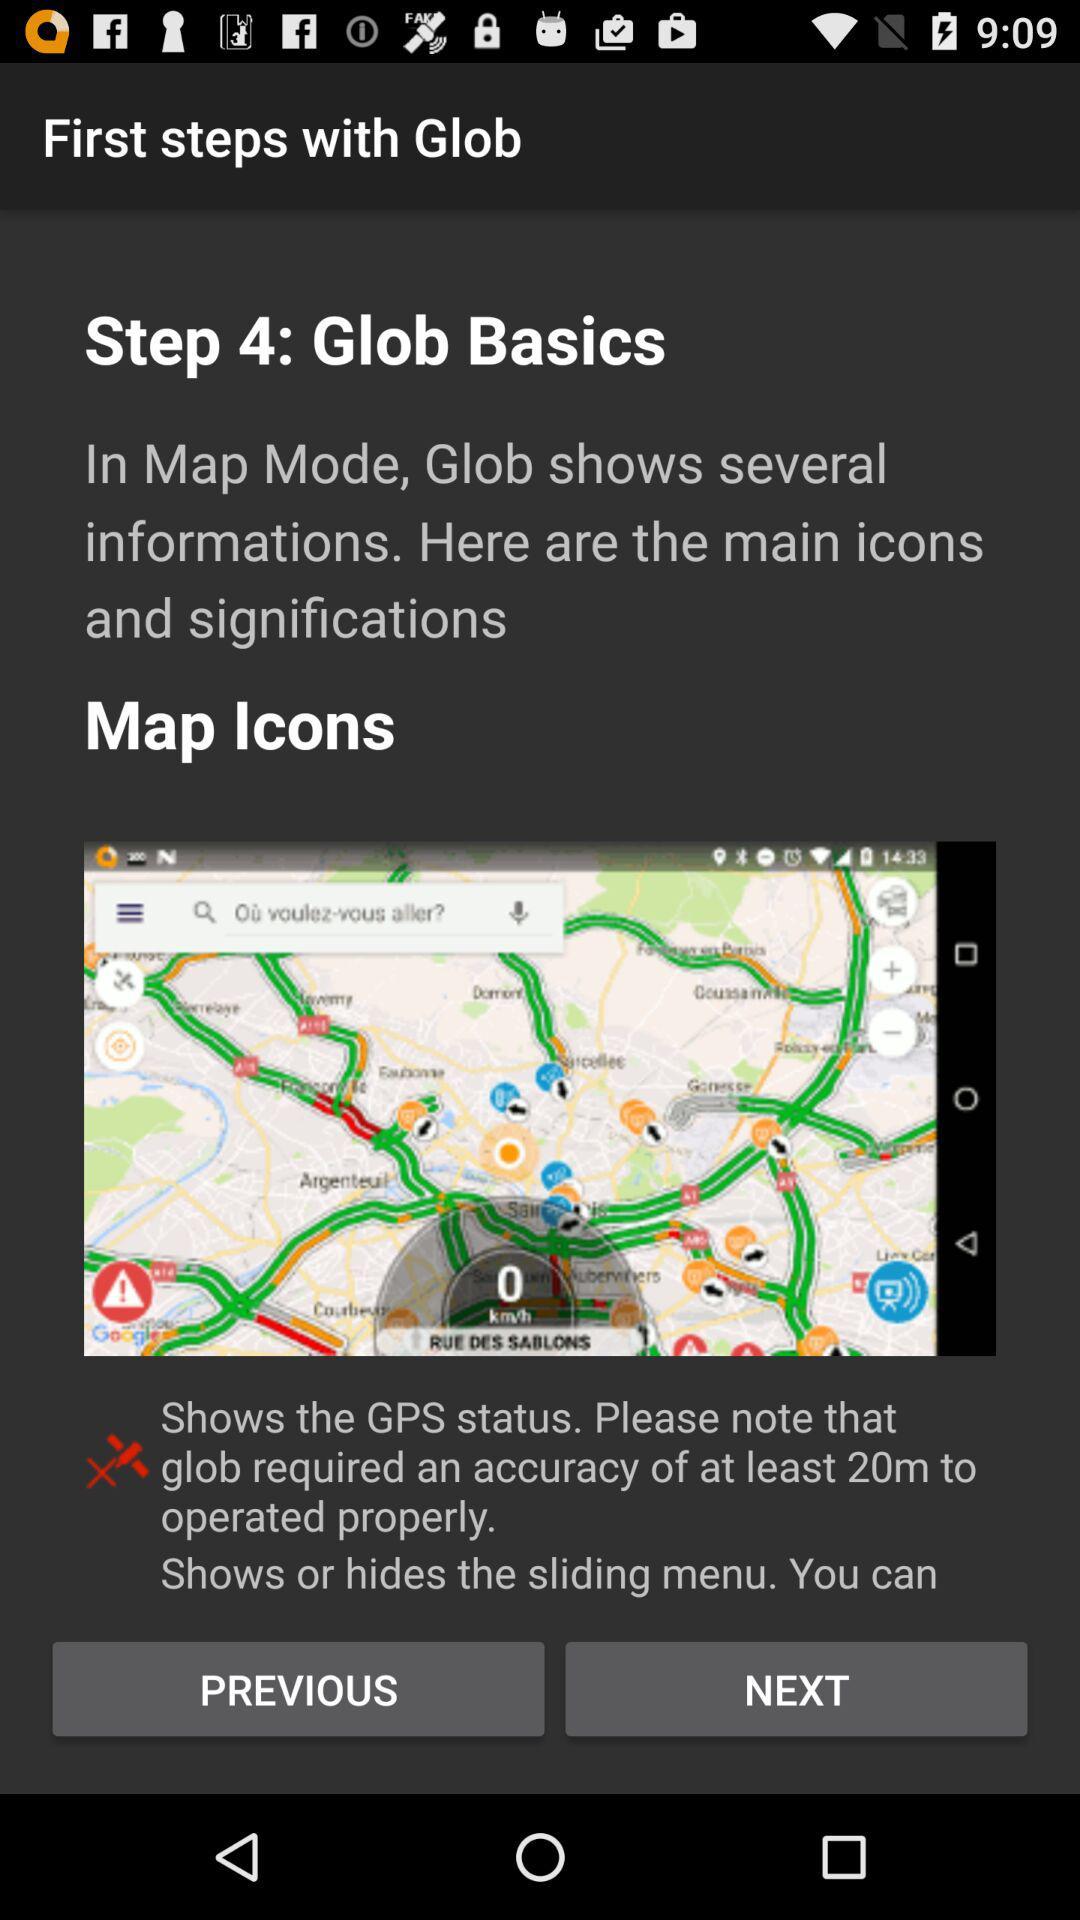 The image size is (1080, 1920). I want to click on next icon, so click(795, 1688).